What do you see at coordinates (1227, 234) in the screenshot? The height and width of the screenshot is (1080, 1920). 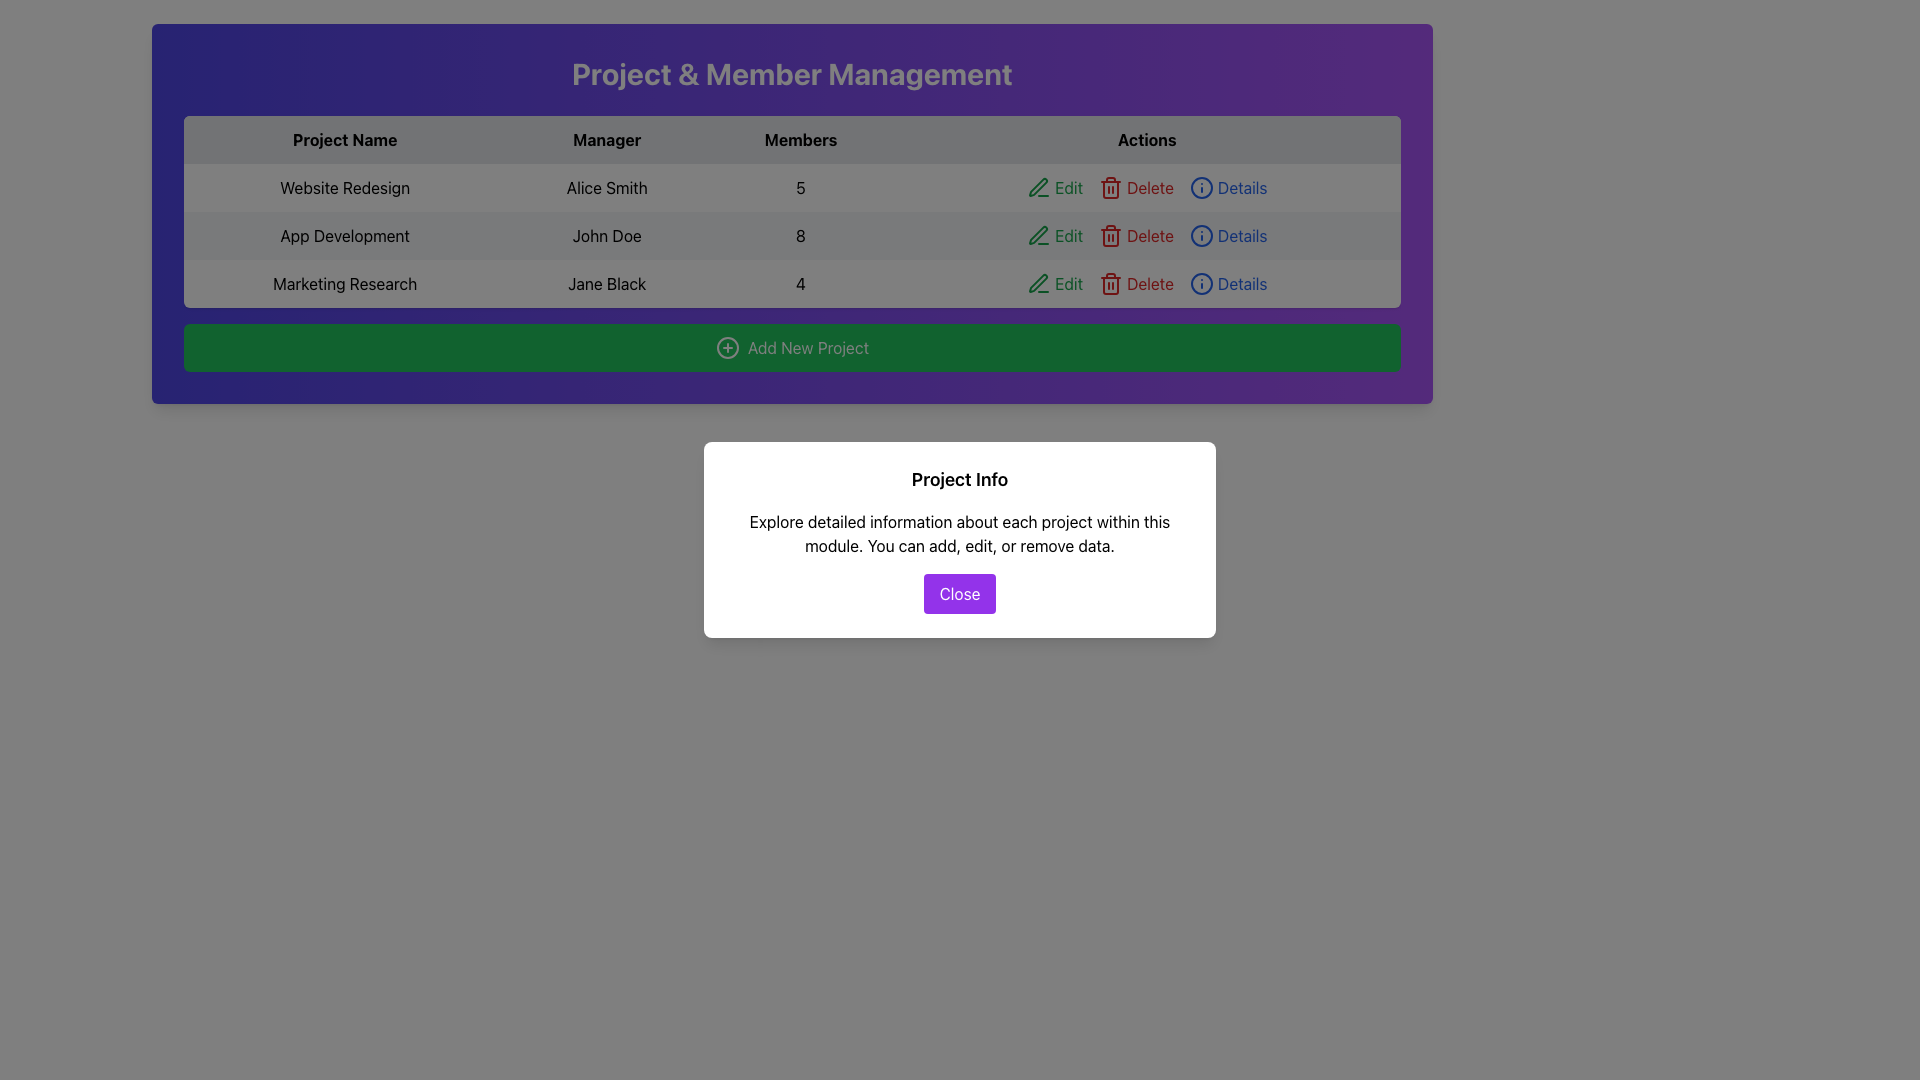 I see `the hyperlink or button in the last column under the 'Actions' header of the second row in the table` at bounding box center [1227, 234].